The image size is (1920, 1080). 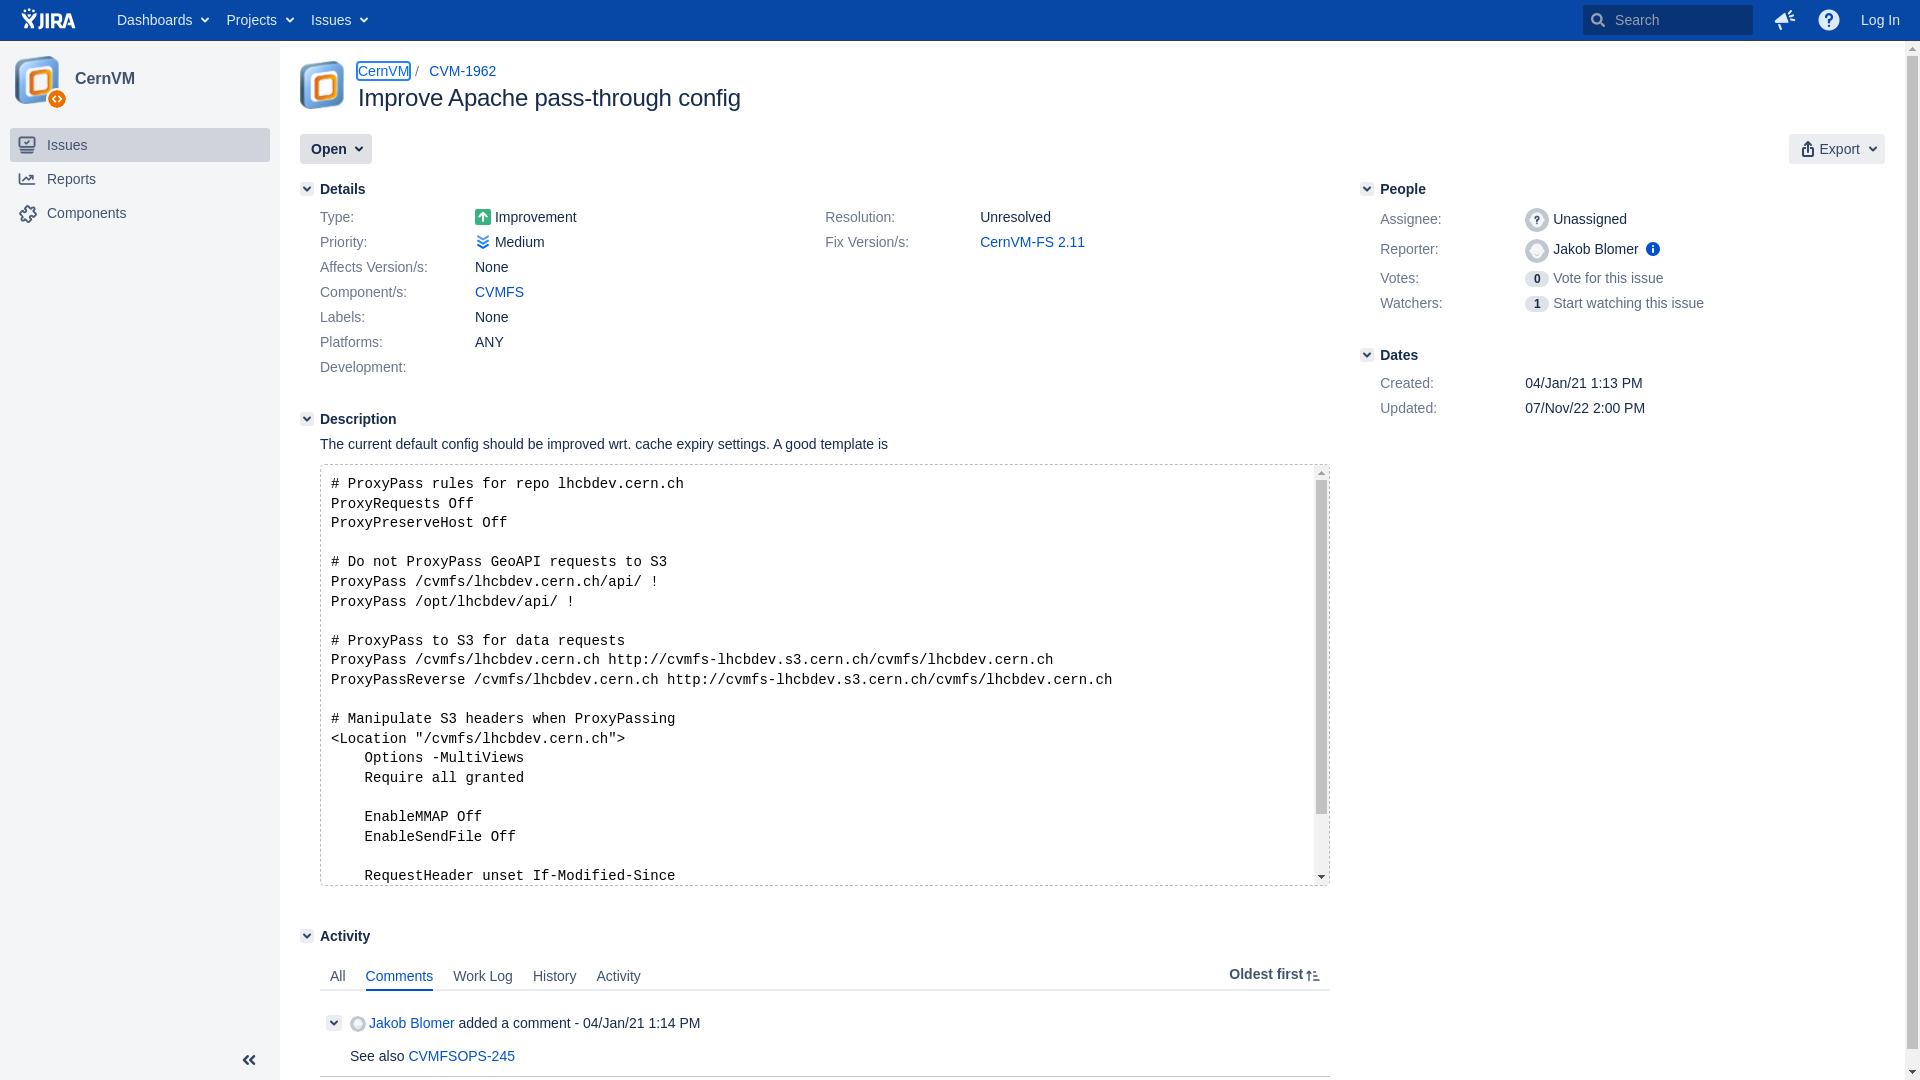 I want to click on 'Give feedback to Atlassian', so click(x=1785, y=19).